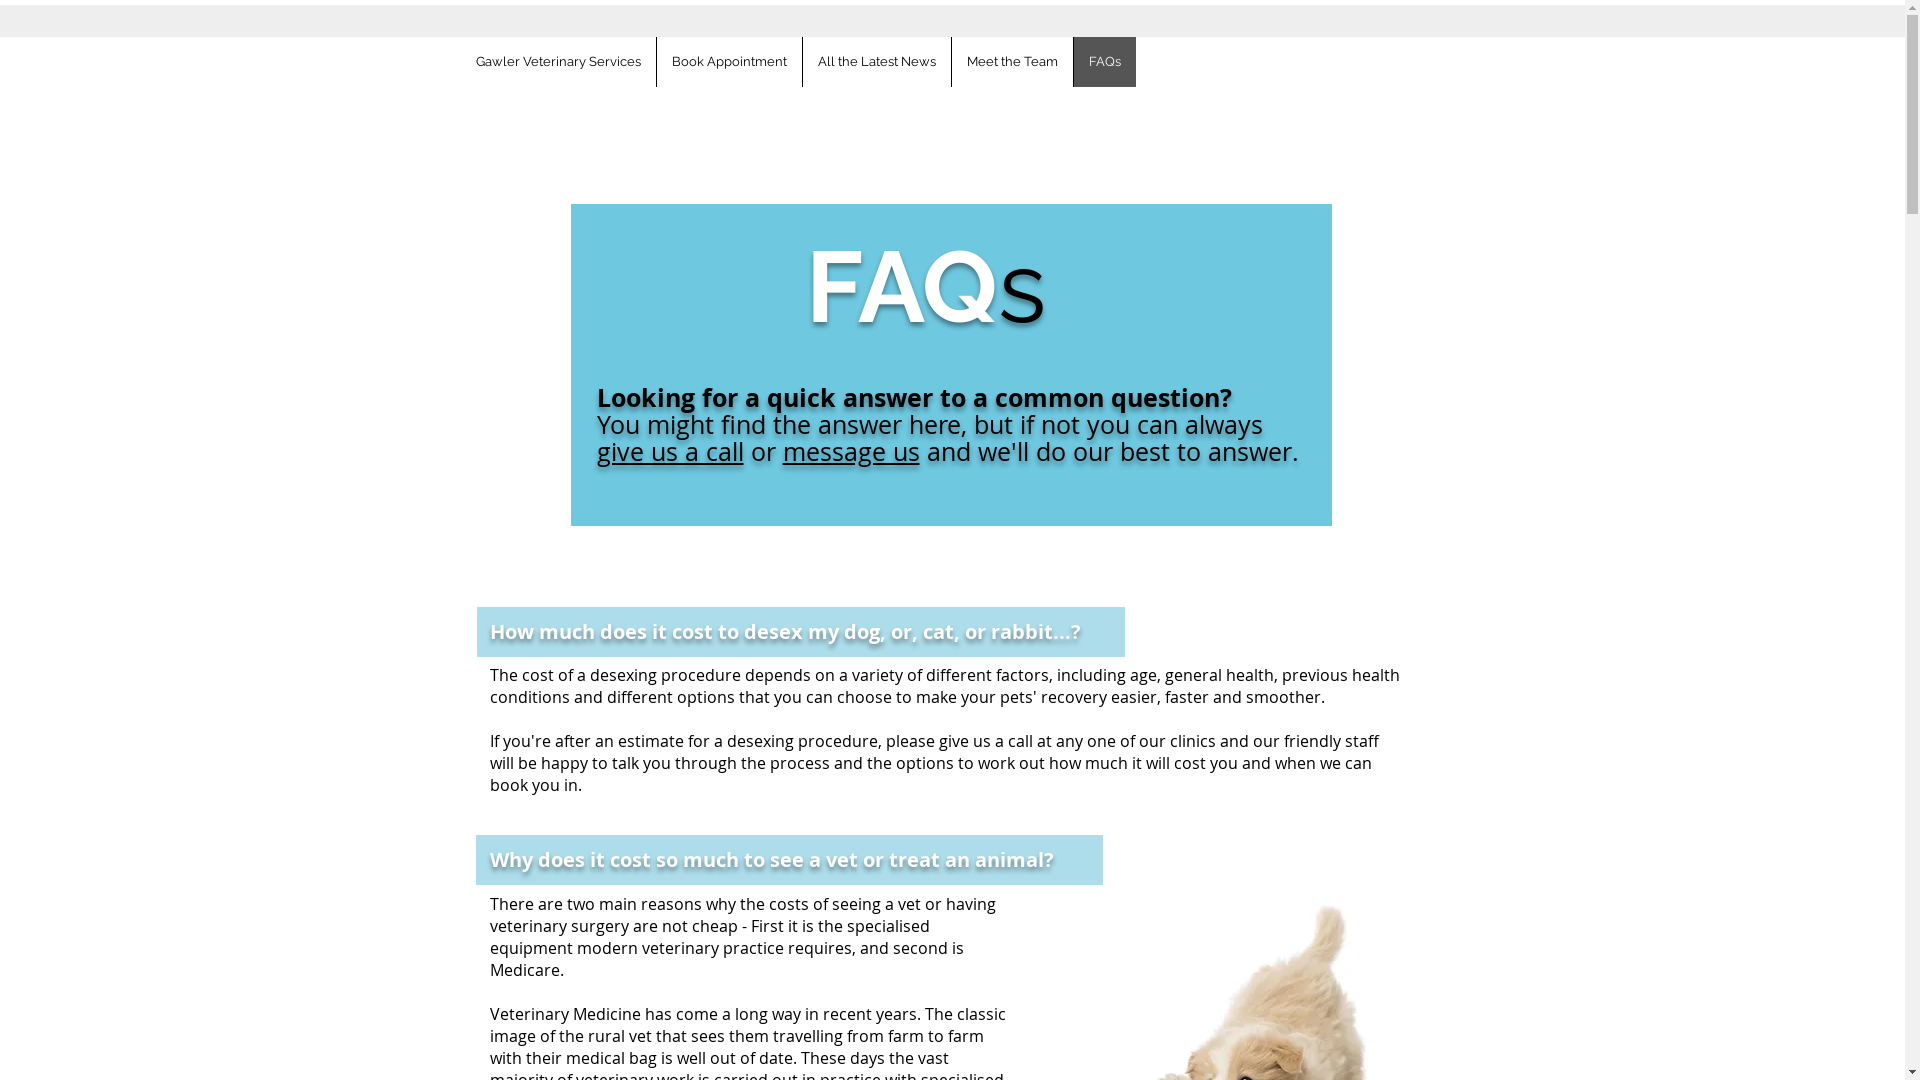  Describe the element at coordinates (1102, 60) in the screenshot. I see `'FAQs'` at that location.